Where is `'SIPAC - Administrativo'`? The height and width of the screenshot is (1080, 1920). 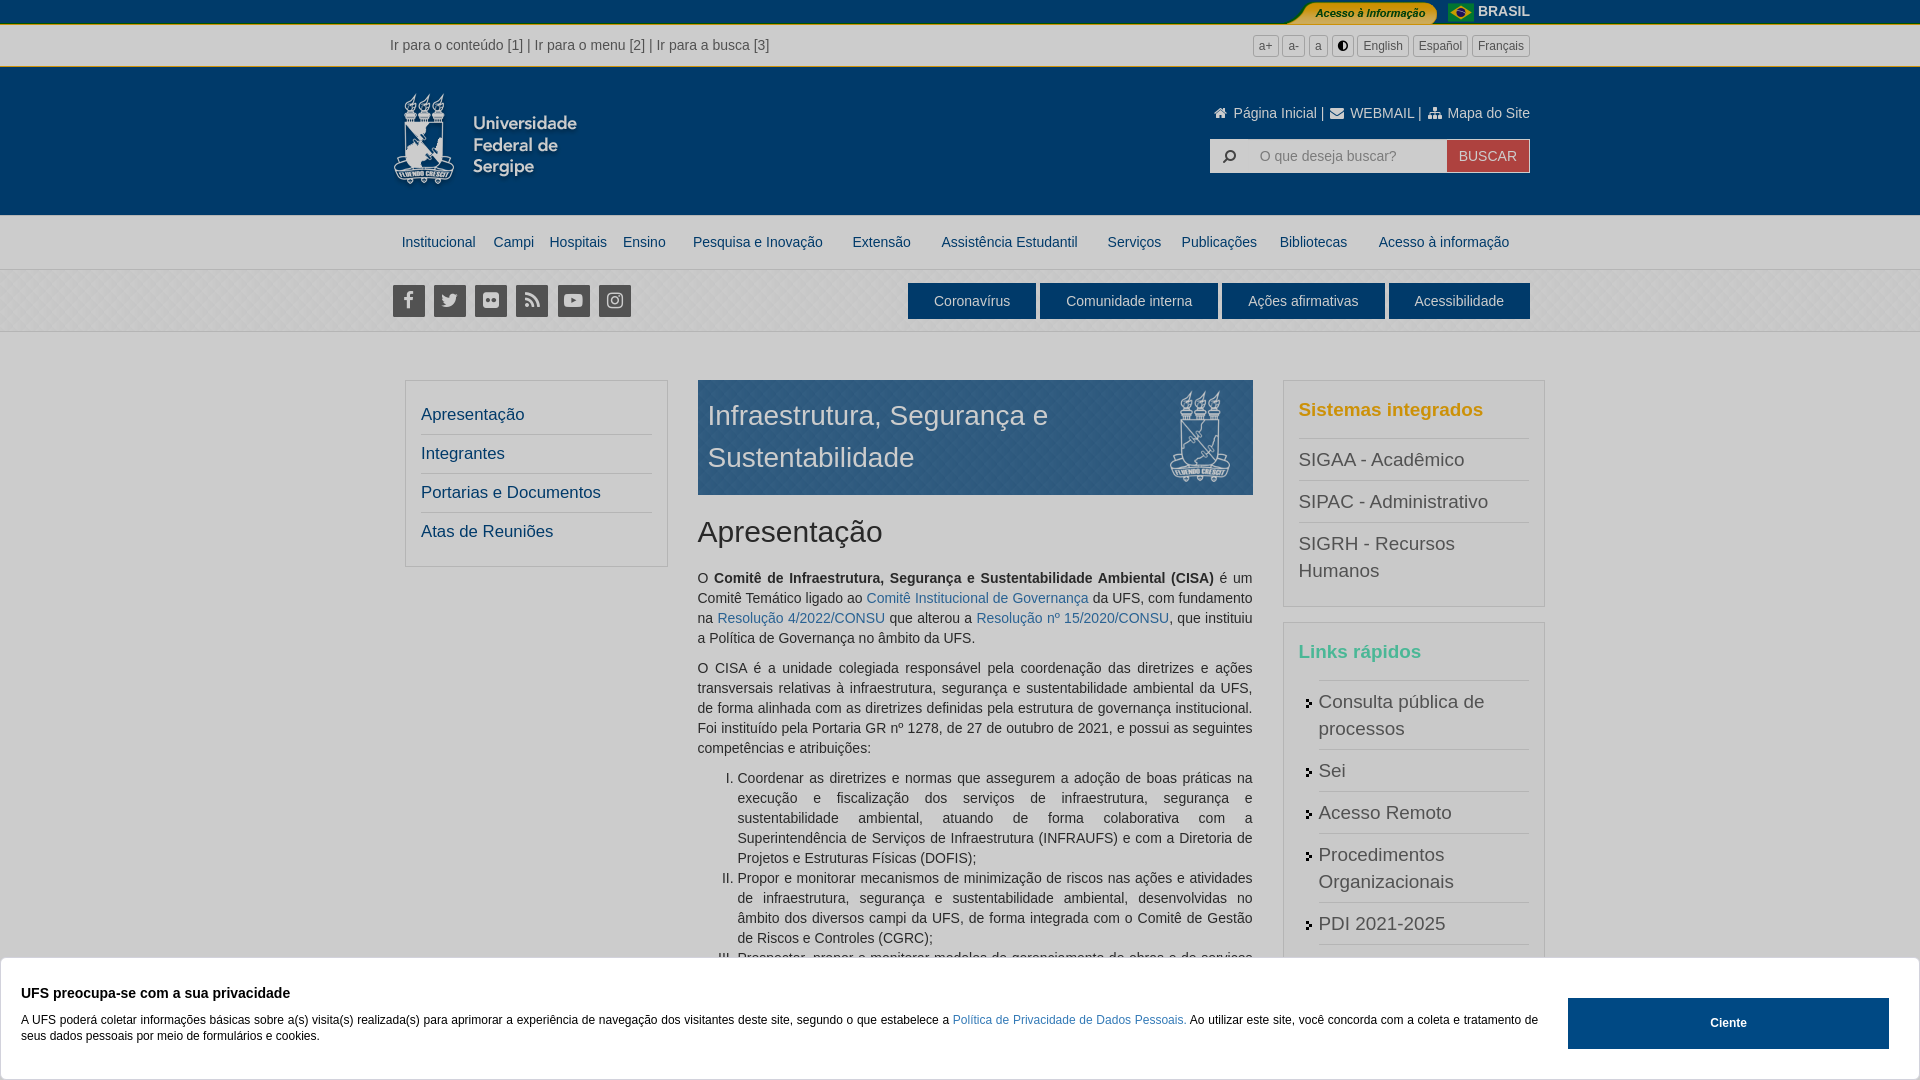 'SIPAC - Administrativo' is located at coordinates (1391, 500).